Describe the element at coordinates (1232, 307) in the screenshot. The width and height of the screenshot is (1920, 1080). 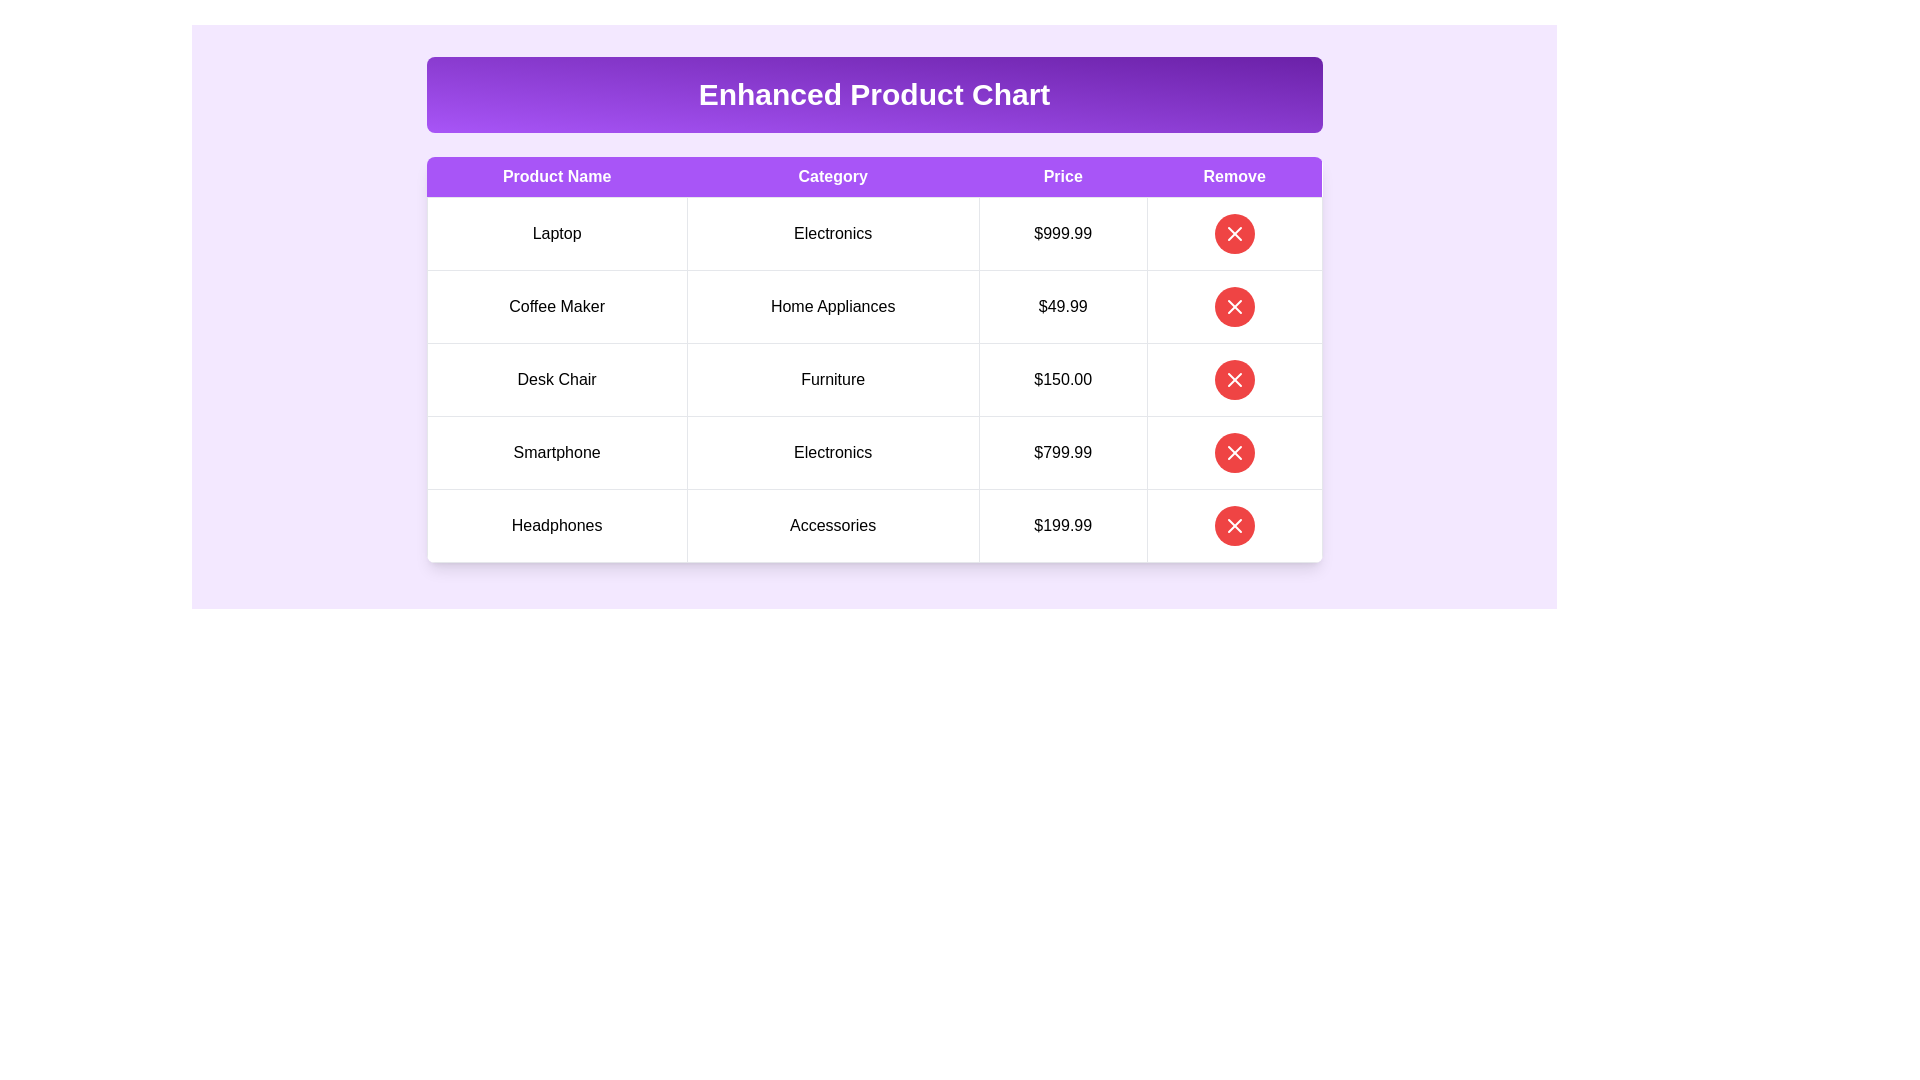
I see `the button in the 'Remove' column of the second row in the table` at that location.